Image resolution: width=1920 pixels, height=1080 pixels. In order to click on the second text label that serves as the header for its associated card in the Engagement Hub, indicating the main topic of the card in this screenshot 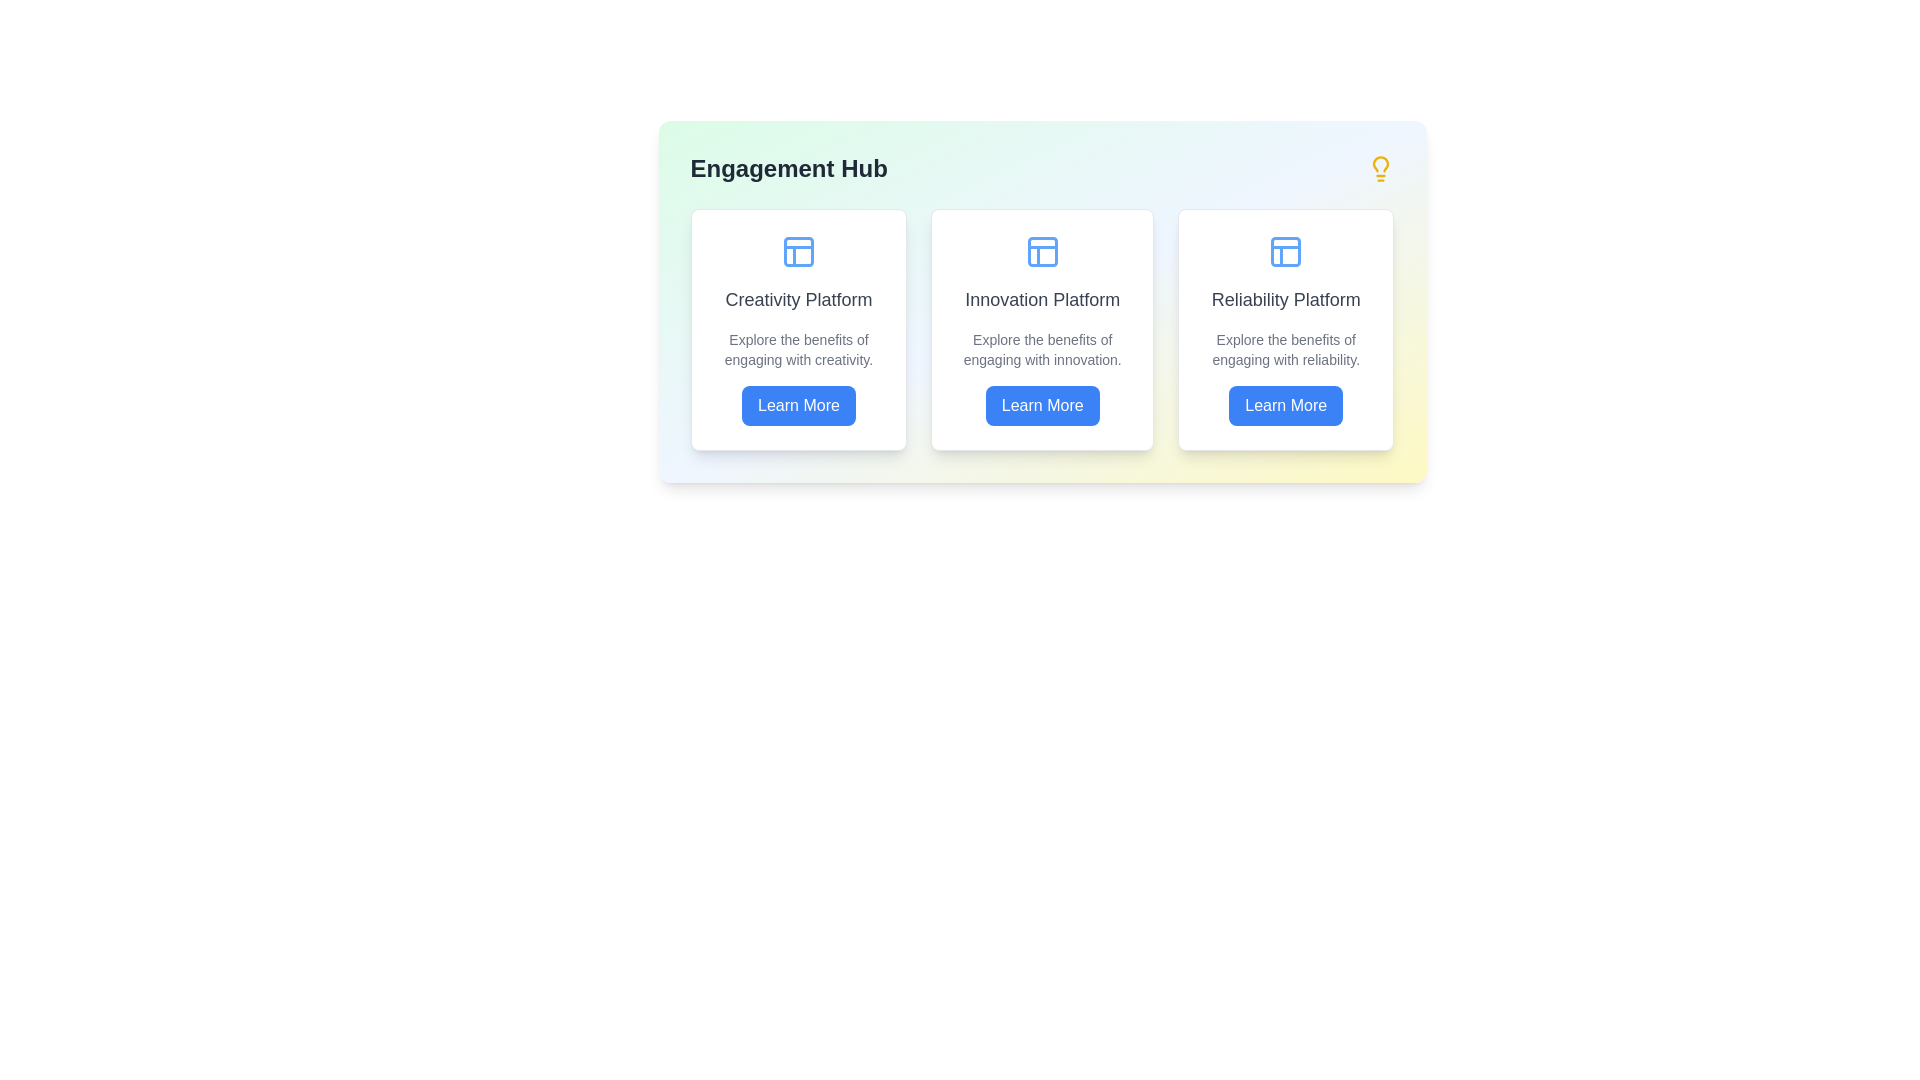, I will do `click(1041, 300)`.